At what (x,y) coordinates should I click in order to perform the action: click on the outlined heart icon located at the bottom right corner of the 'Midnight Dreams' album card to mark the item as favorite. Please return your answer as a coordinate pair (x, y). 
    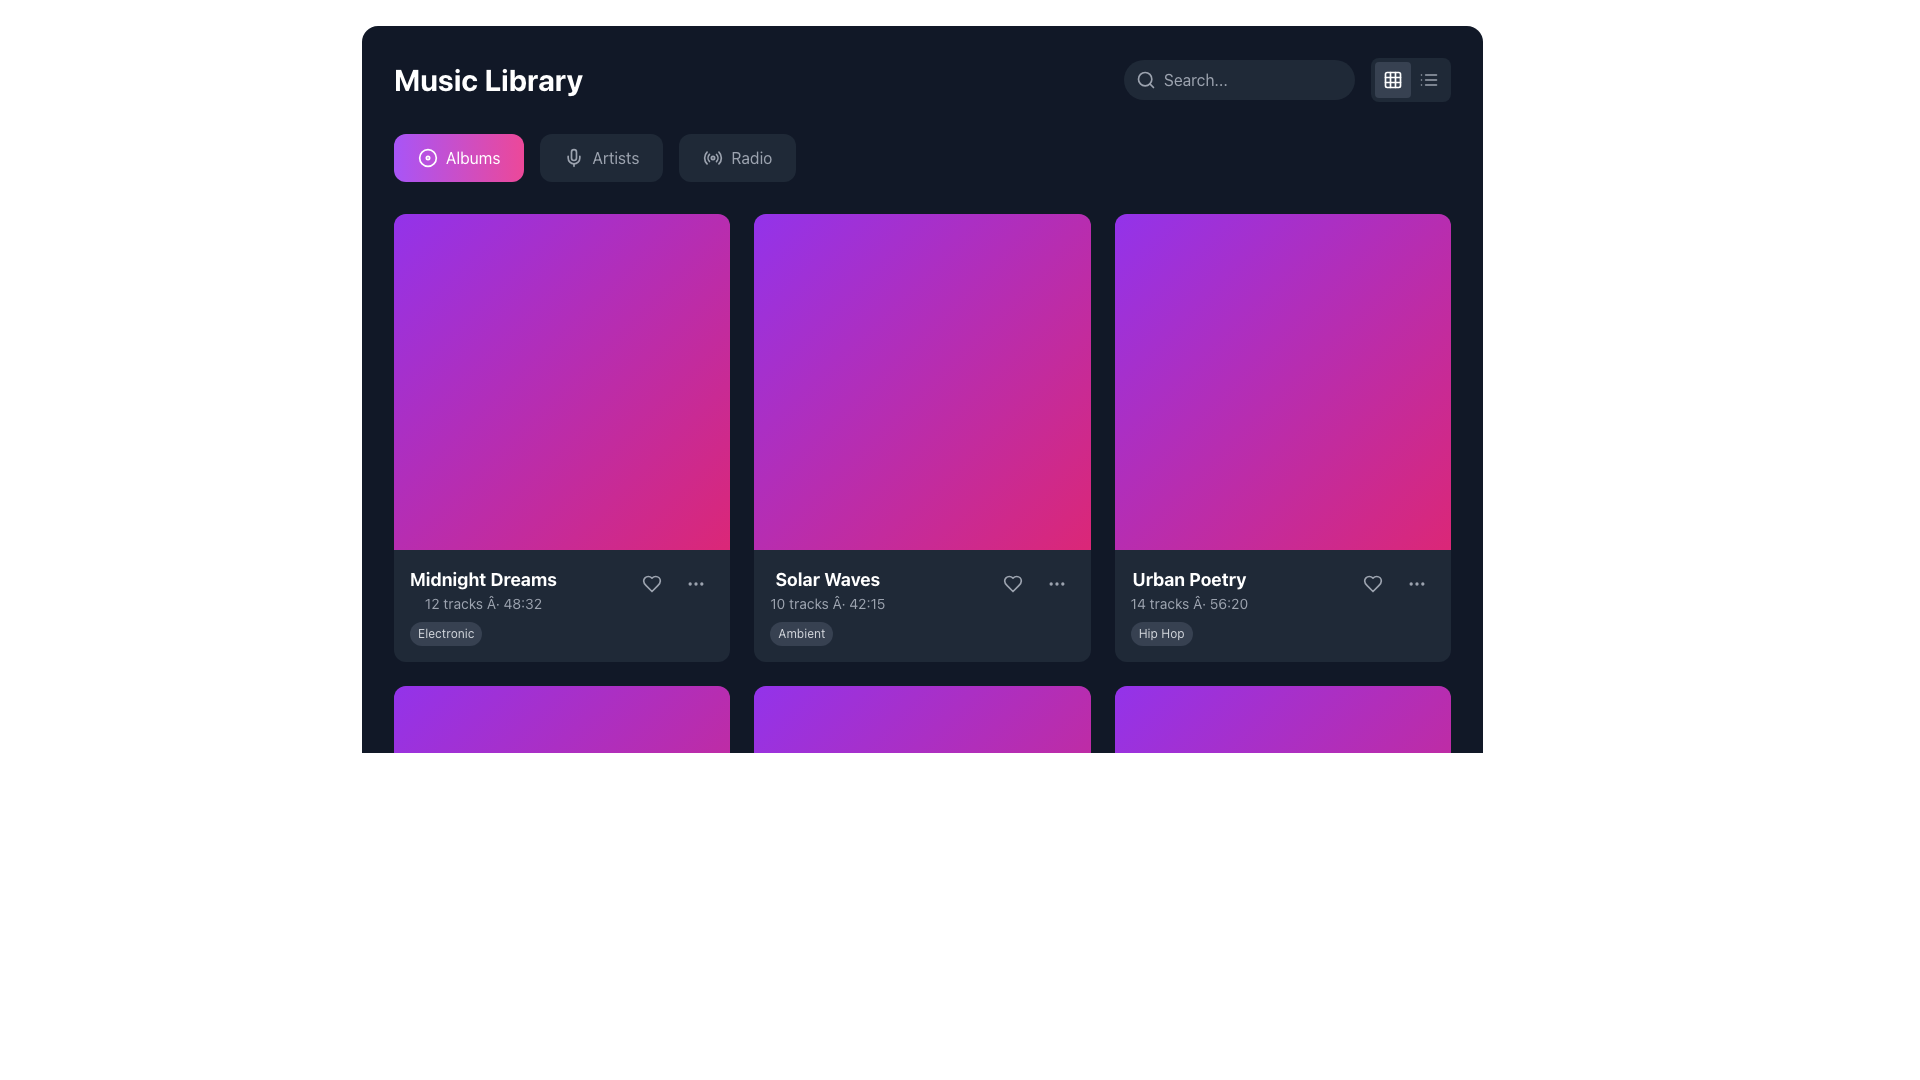
    Looking at the image, I should click on (652, 584).